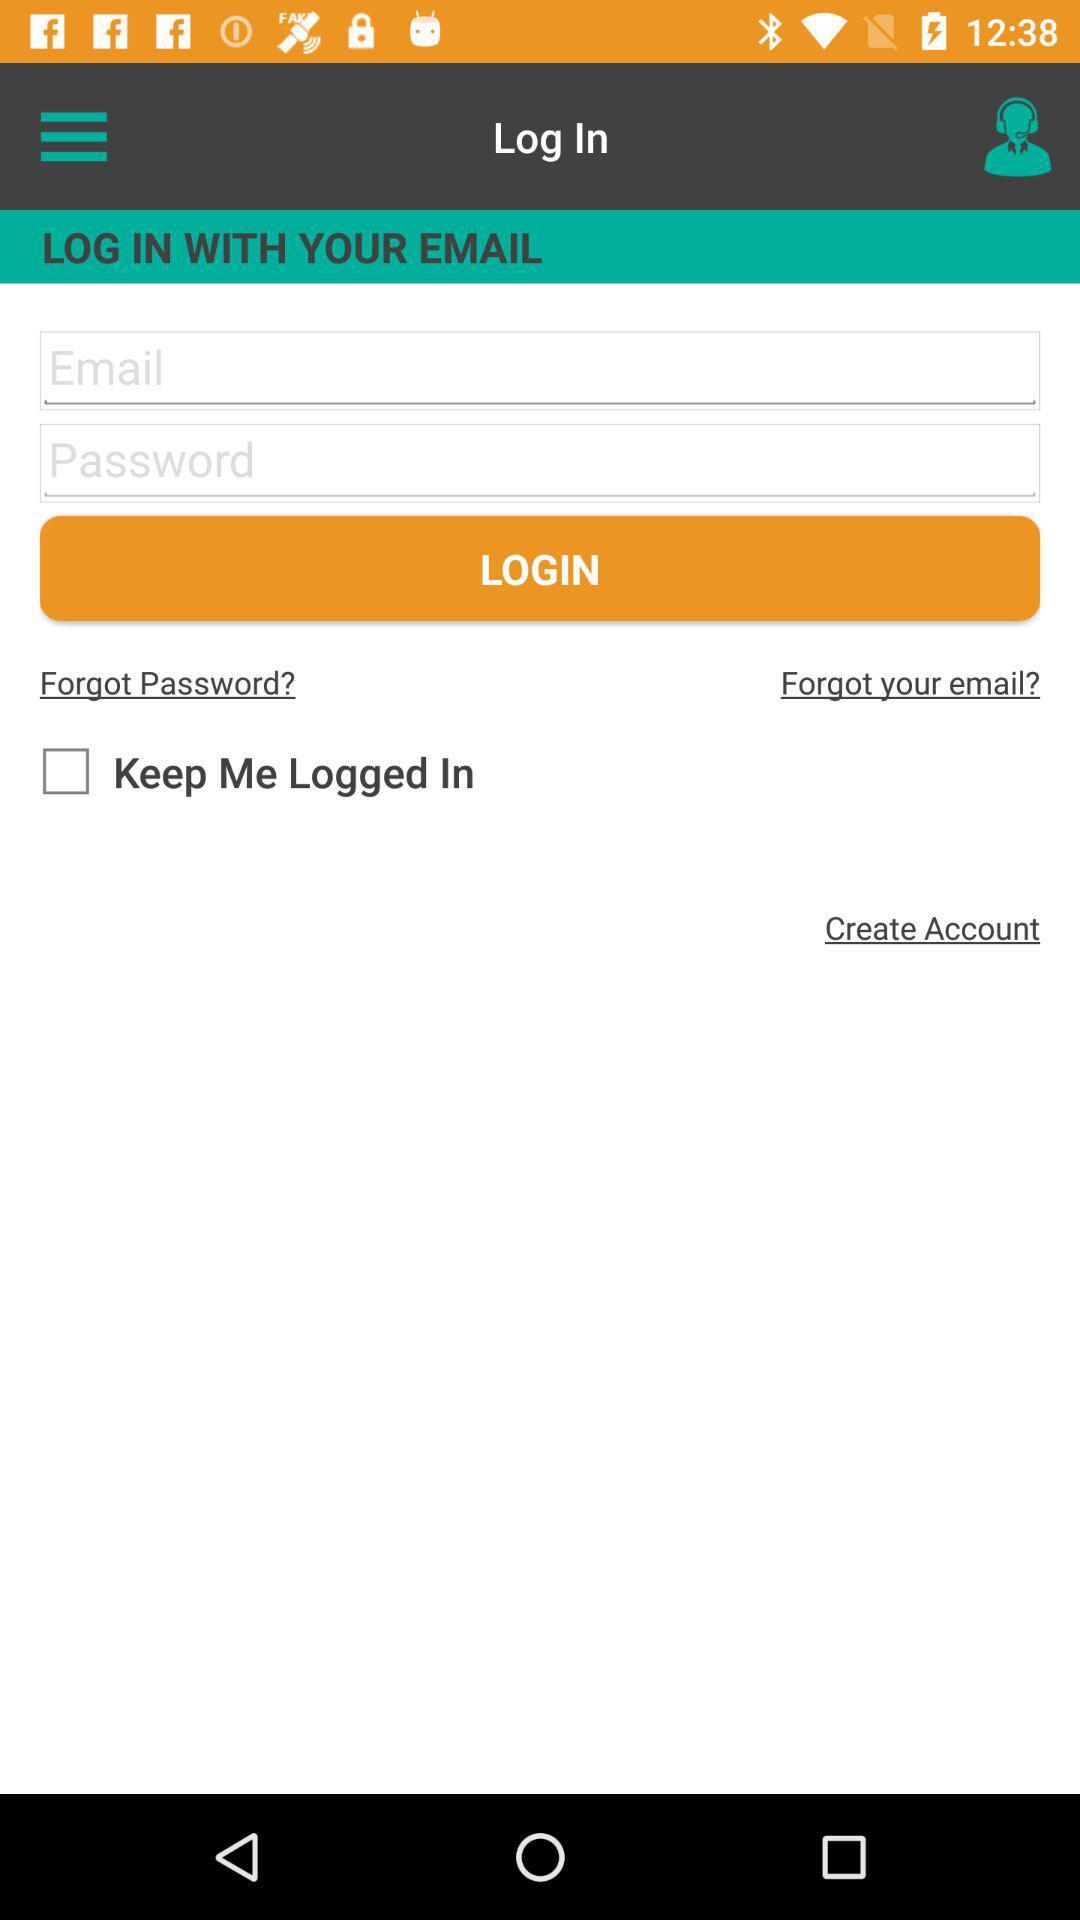 This screenshot has width=1080, height=1920. I want to click on the icon below forgot your email? item, so click(932, 926).